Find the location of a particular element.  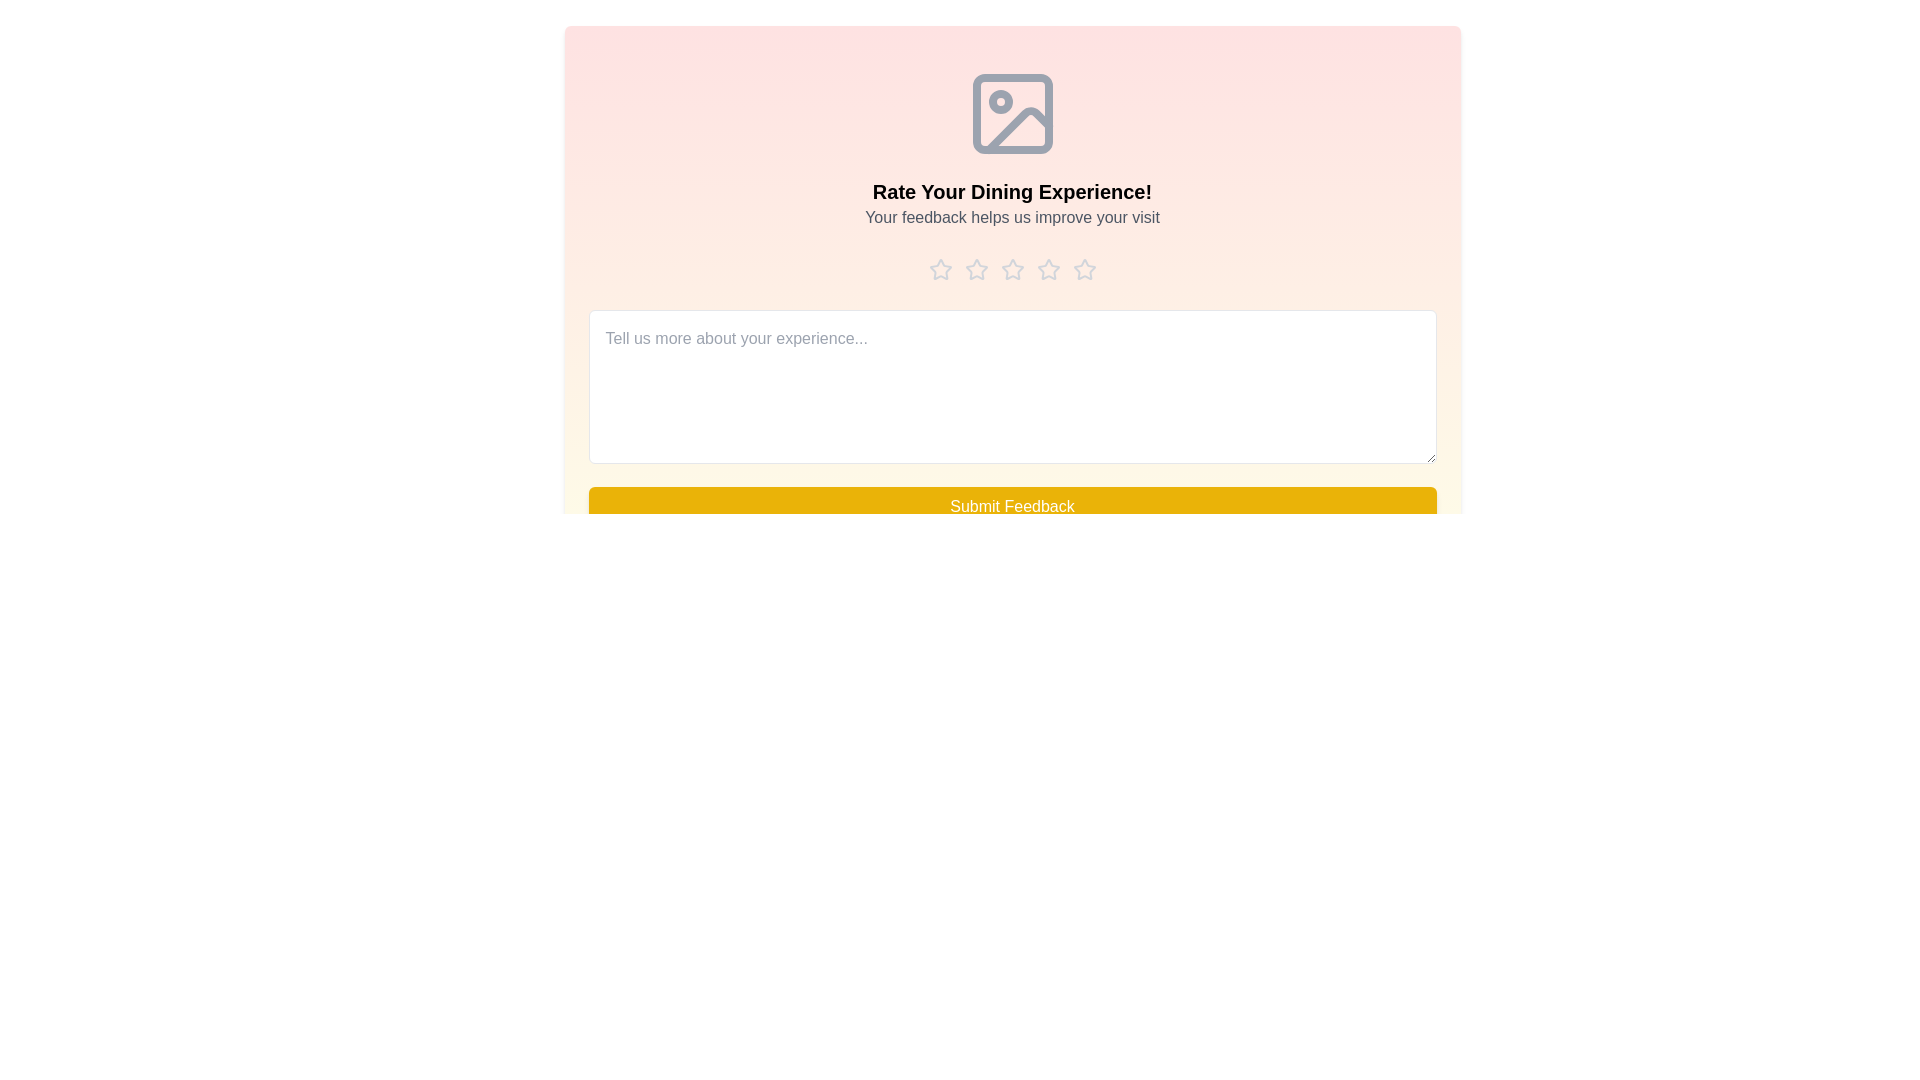

the text area and type the feedback message is located at coordinates (1012, 386).